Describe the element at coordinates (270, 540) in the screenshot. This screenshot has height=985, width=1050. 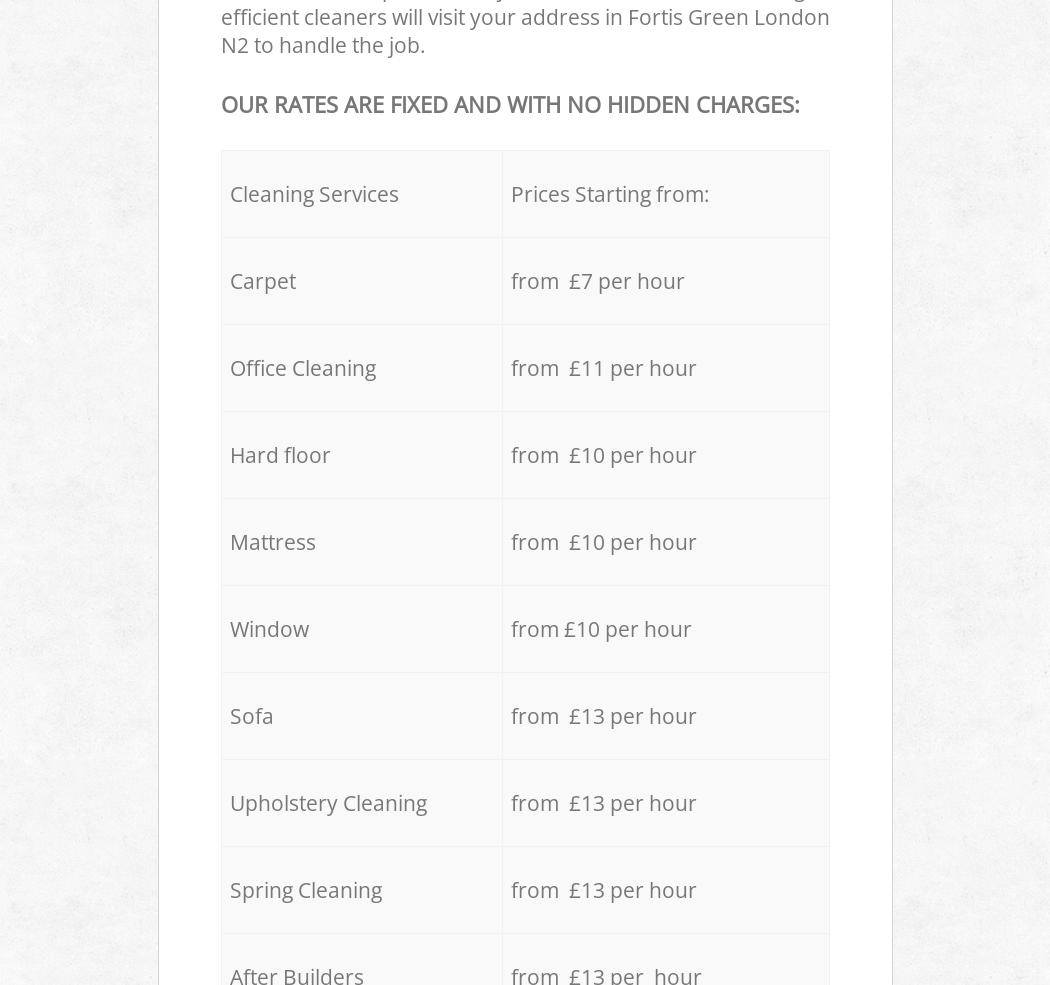
I see `'Mattress'` at that location.